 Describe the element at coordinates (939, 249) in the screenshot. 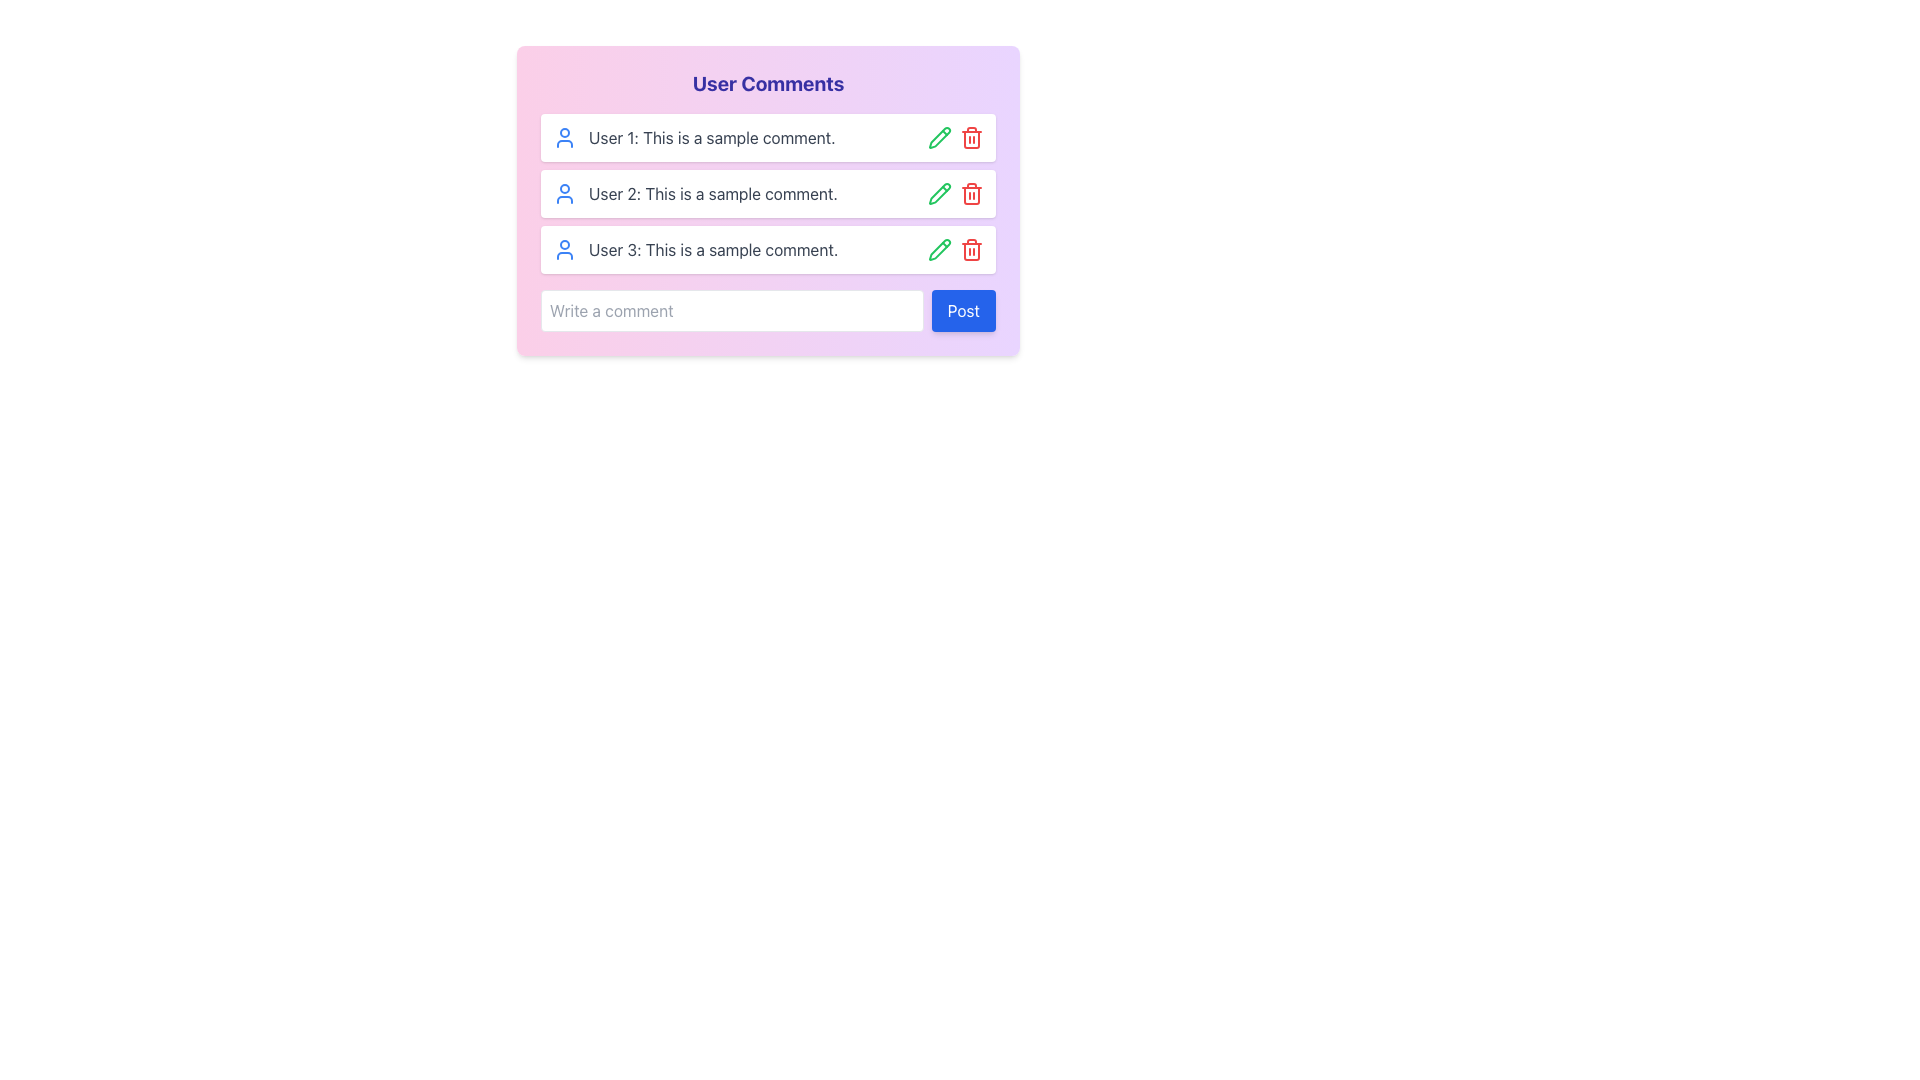

I see `the green pencil icon button indicating edit functionality, located next to the comment text of User 3's comment` at that location.